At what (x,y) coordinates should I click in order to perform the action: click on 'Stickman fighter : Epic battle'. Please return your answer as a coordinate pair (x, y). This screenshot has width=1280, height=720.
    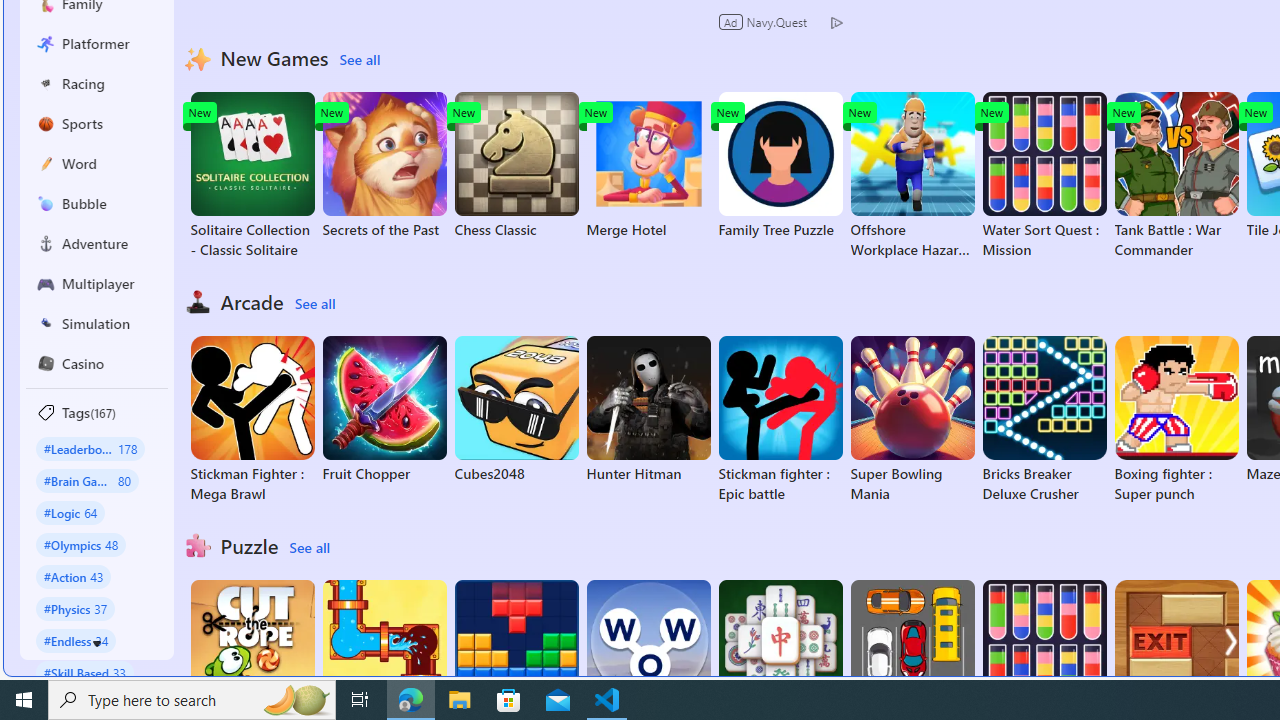
    Looking at the image, I should click on (779, 419).